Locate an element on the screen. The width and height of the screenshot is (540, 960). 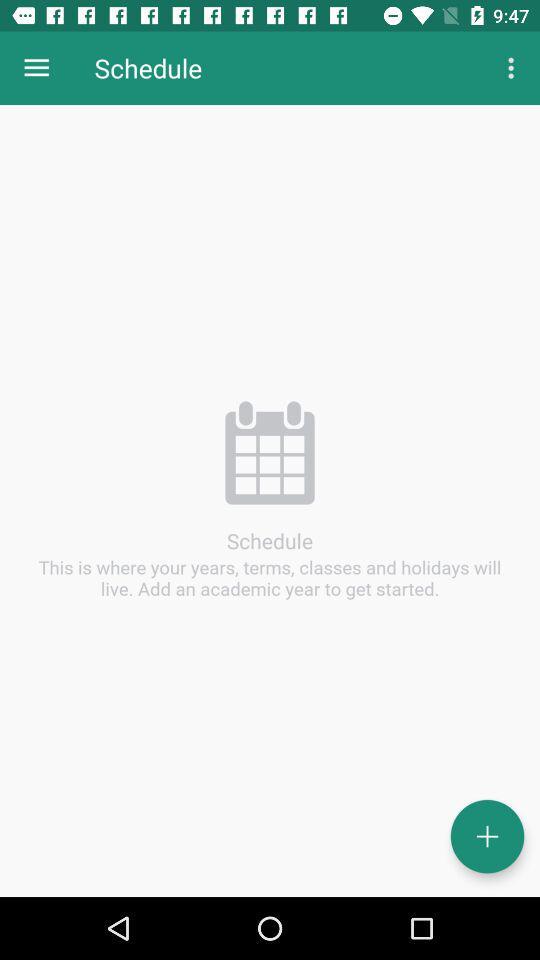
the add icon is located at coordinates (486, 836).